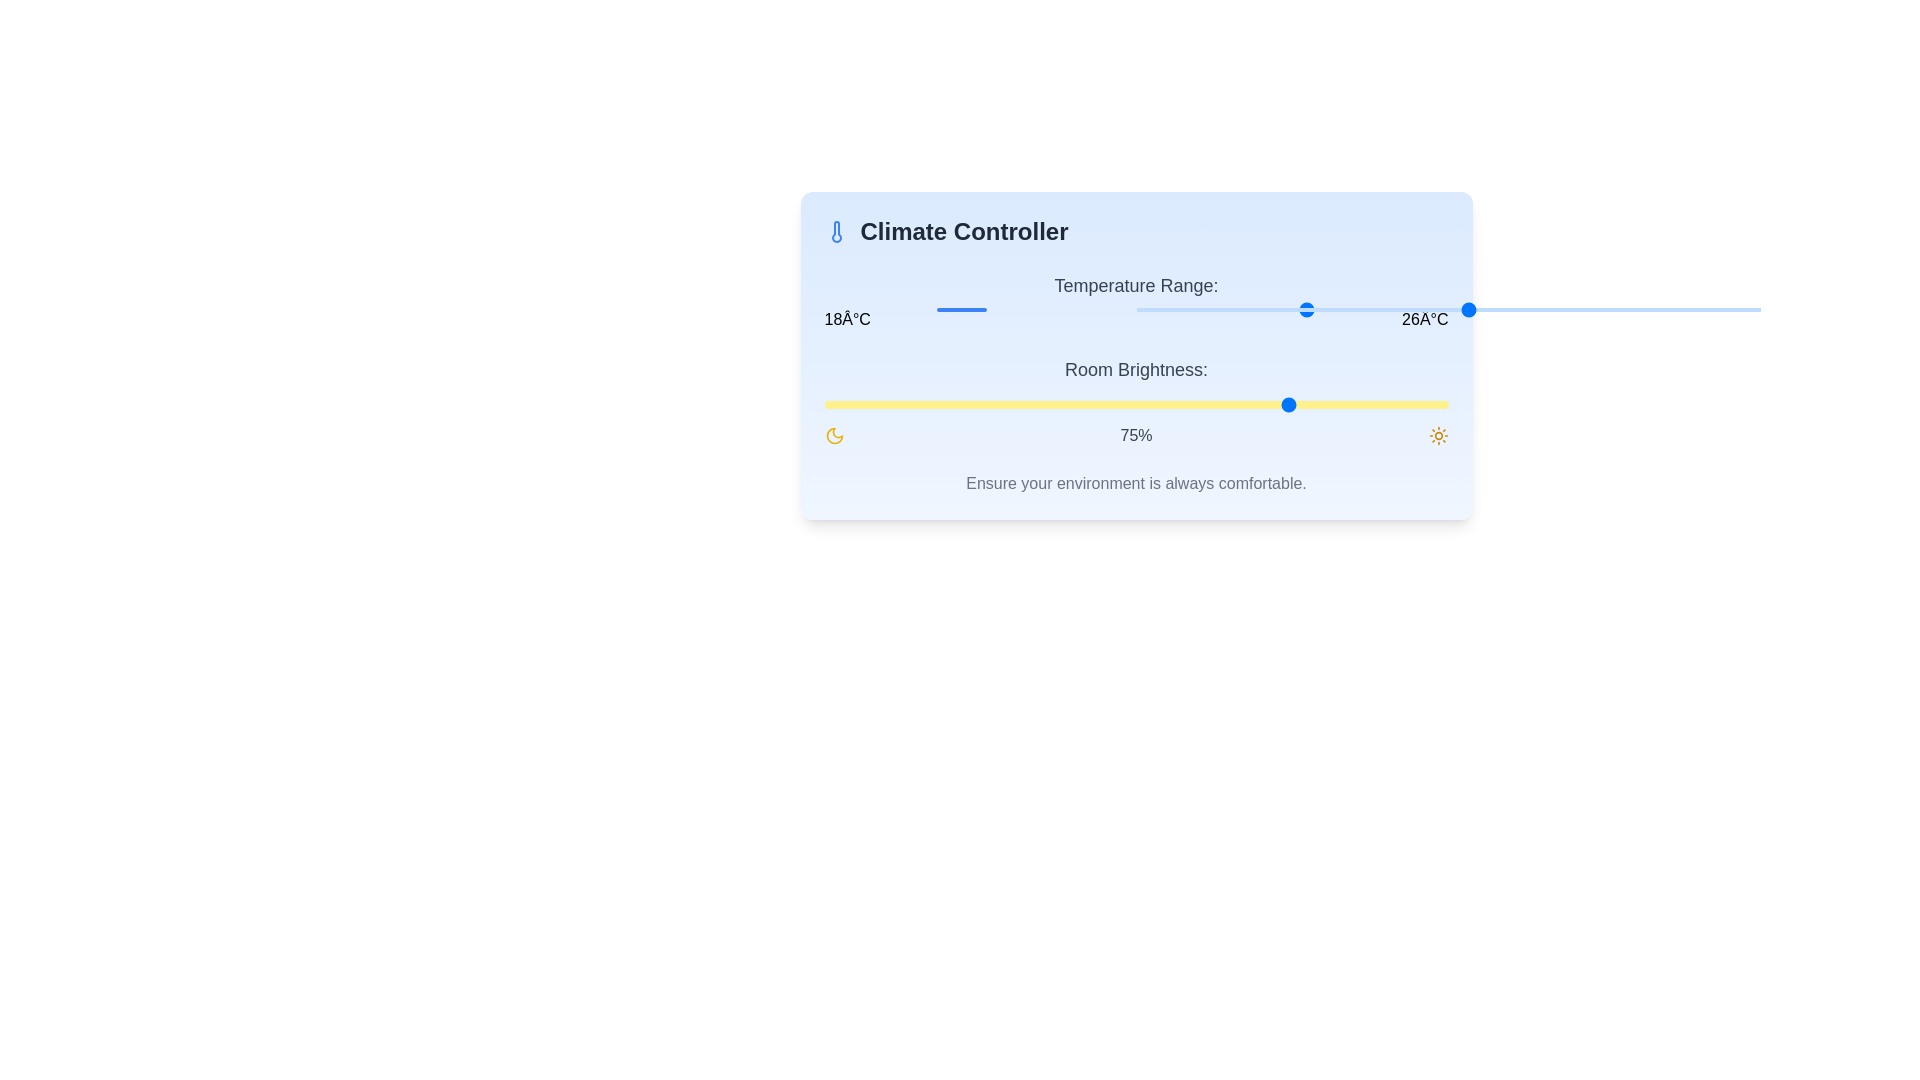  What do you see at coordinates (964, 230) in the screenshot?
I see `label that serves as the title for the climate control section, located to the right of the thermometer icon in the header section of the card` at bounding box center [964, 230].